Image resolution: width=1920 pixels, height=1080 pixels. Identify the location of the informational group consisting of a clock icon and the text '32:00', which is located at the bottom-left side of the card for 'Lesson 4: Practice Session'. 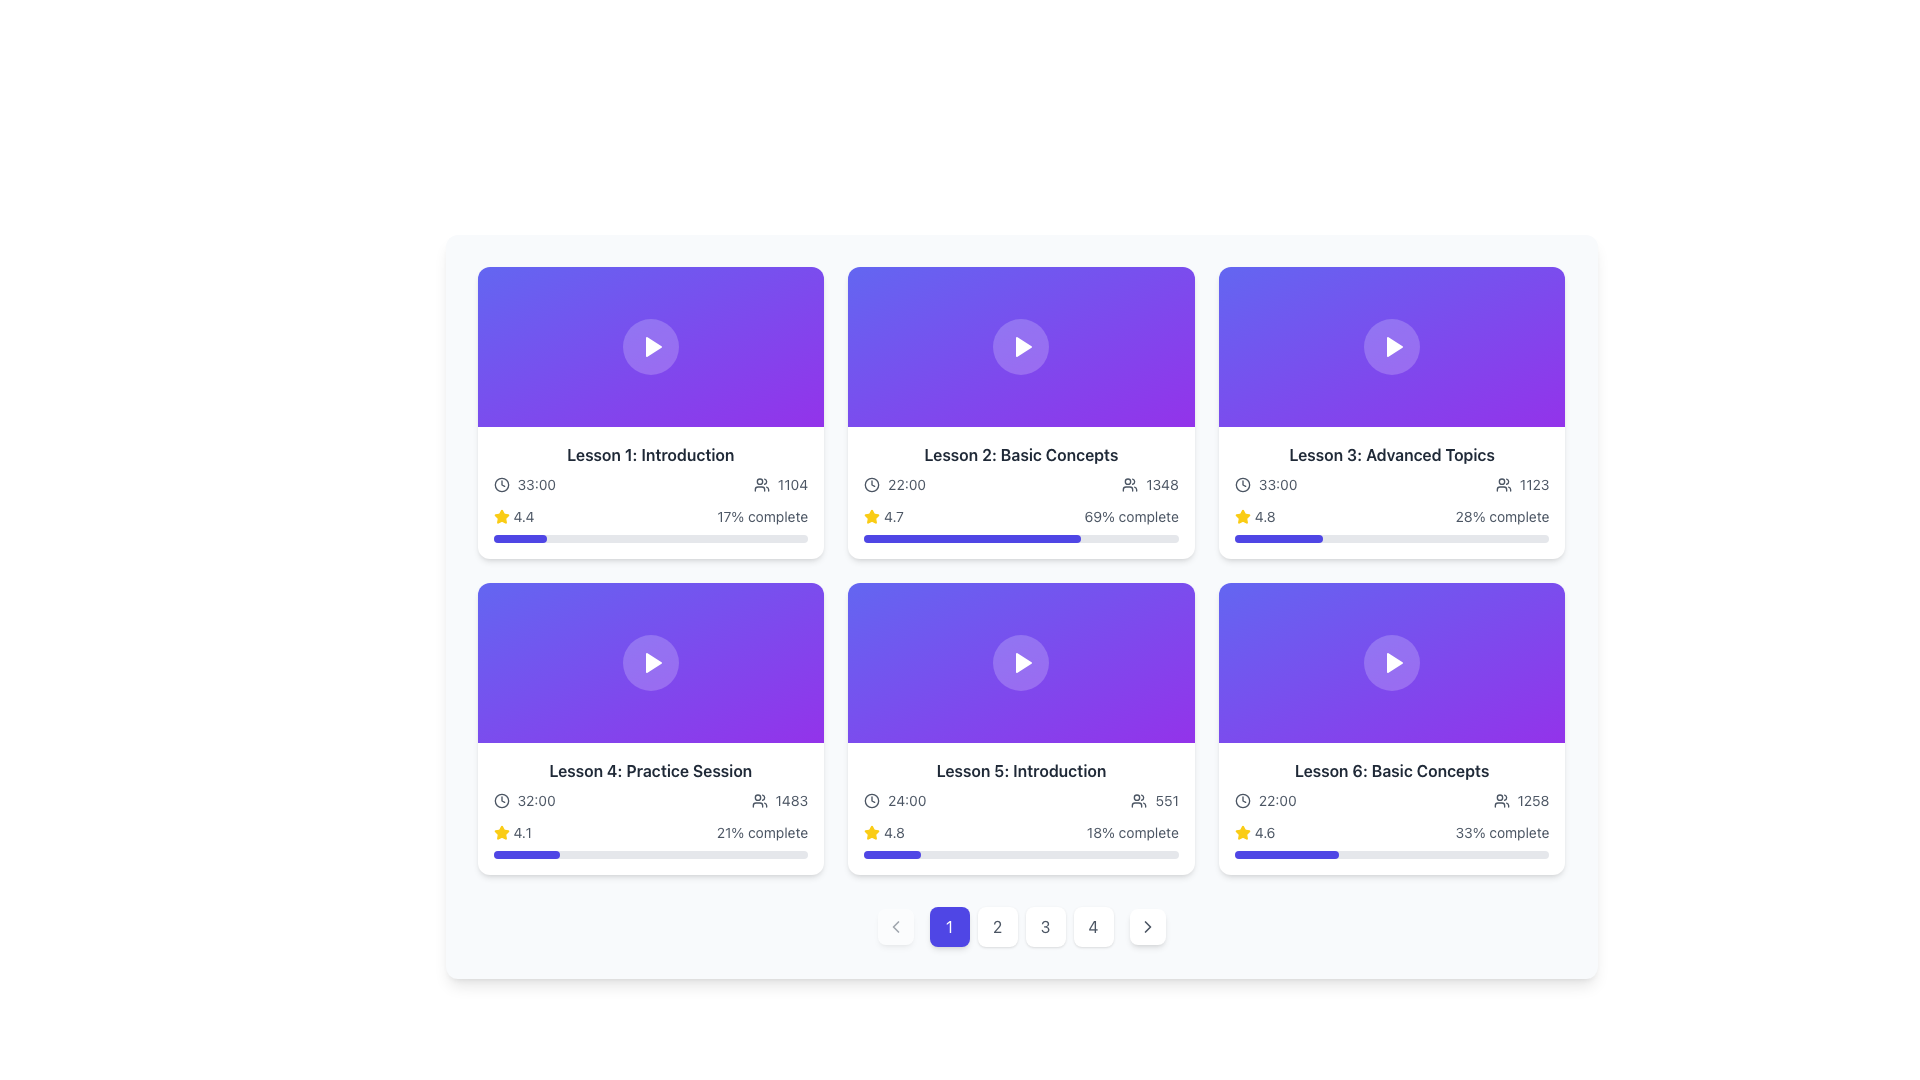
(524, 800).